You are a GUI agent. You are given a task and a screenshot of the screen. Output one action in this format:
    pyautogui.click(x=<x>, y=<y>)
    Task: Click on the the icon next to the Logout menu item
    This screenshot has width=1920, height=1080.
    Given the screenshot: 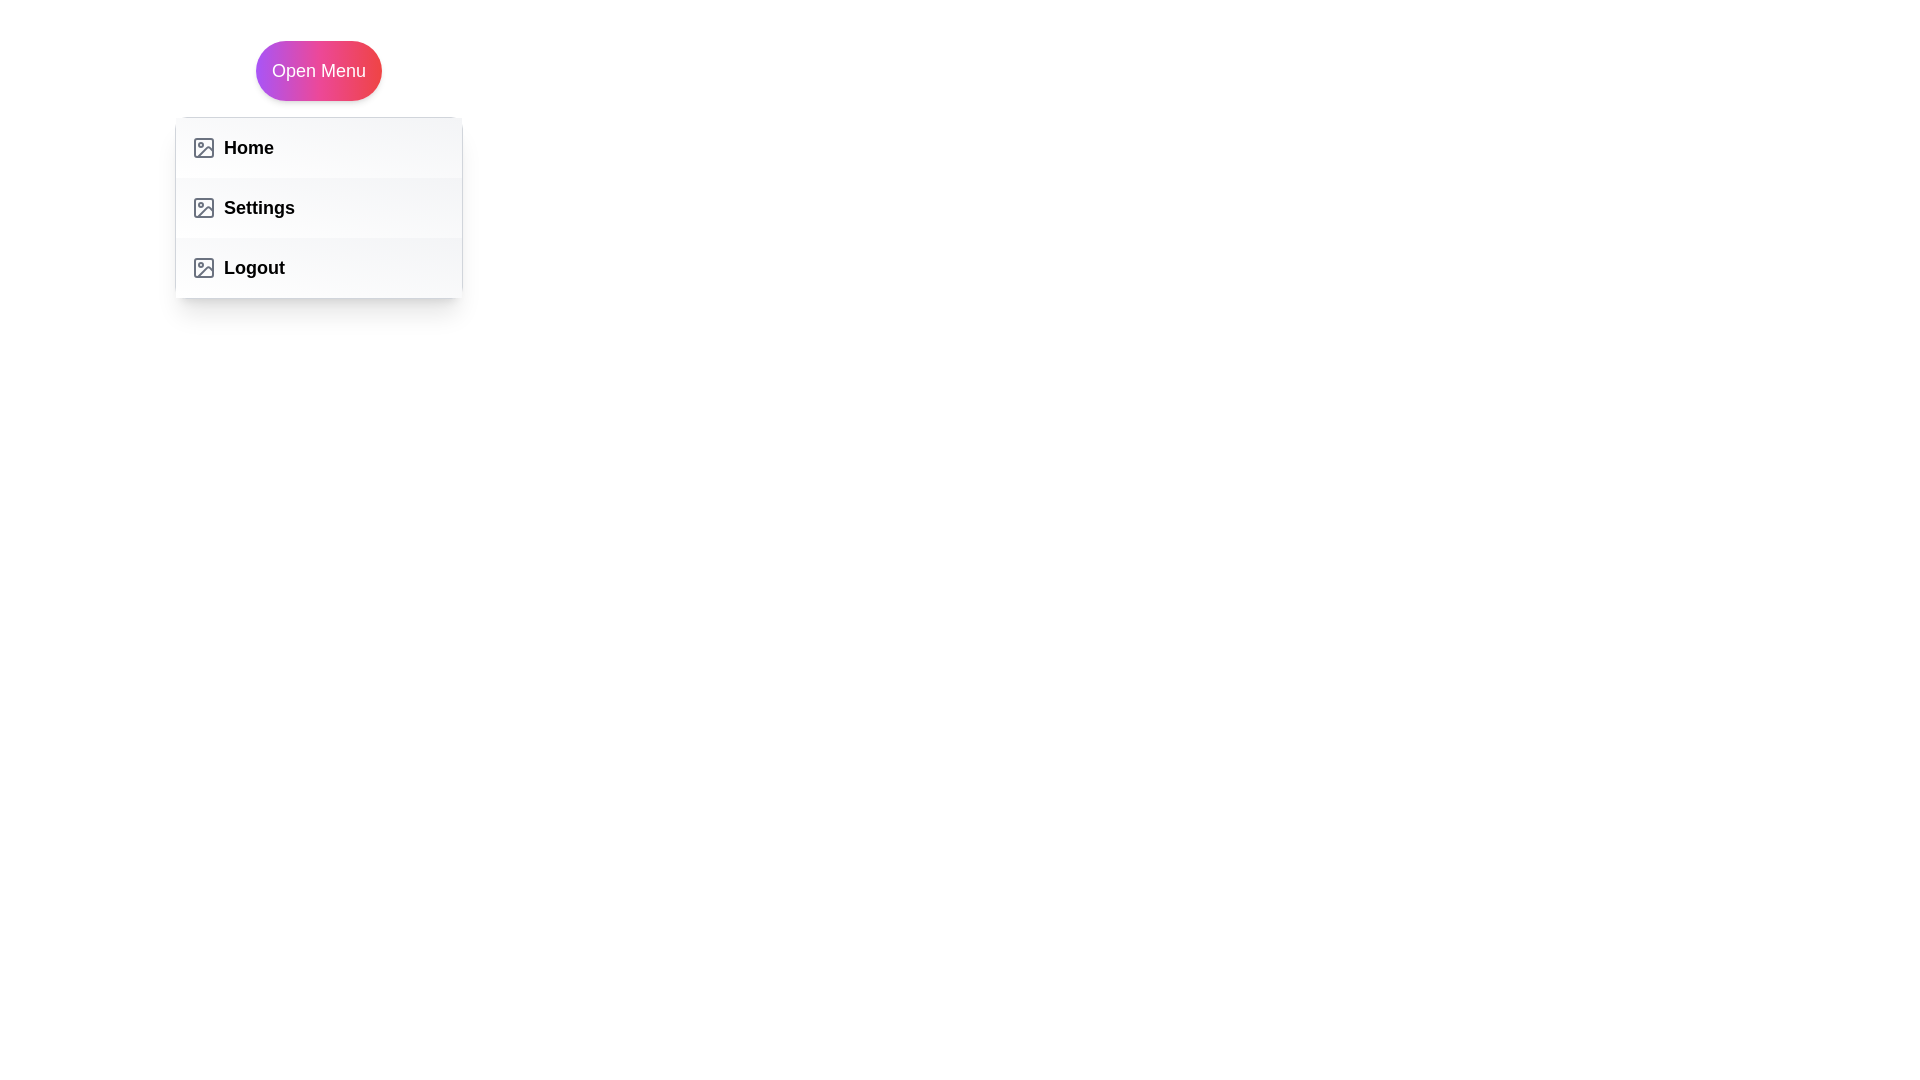 What is the action you would take?
    pyautogui.click(x=203, y=266)
    